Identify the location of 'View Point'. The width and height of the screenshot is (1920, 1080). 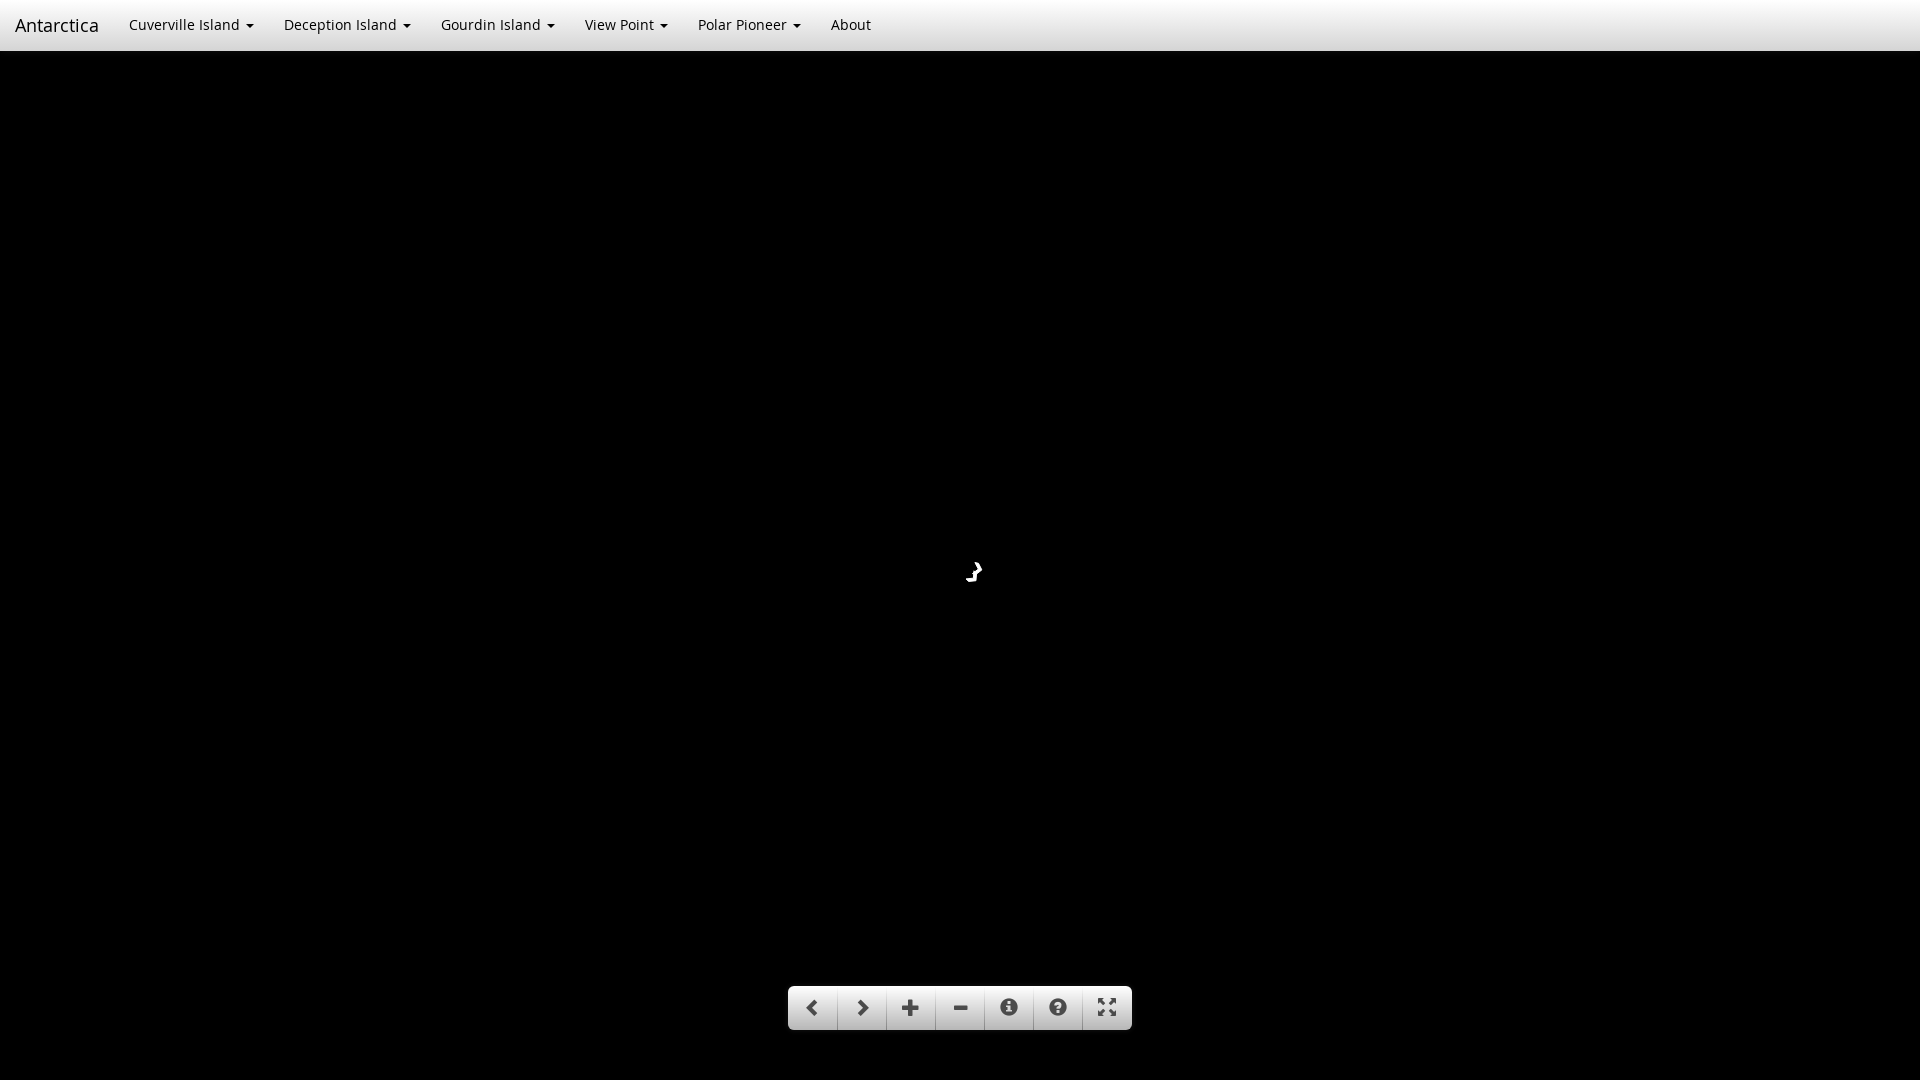
(625, 24).